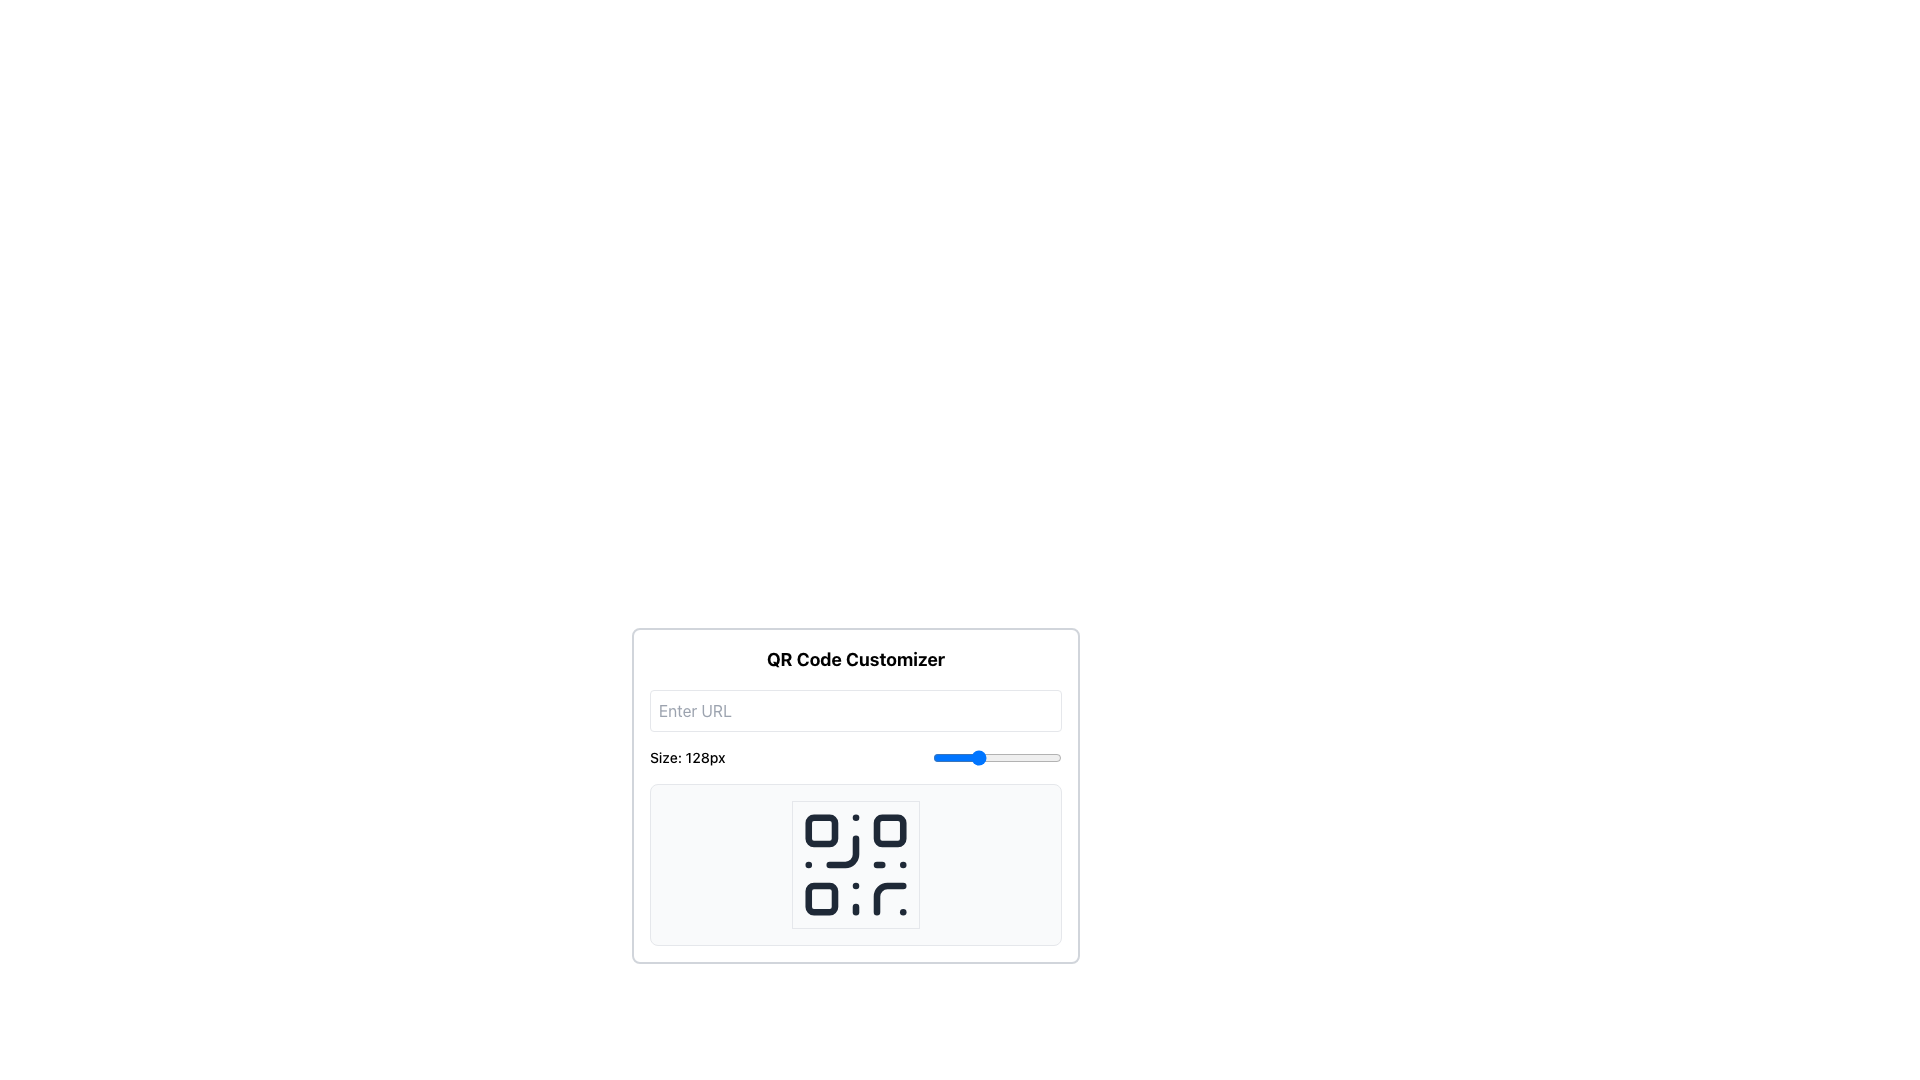 The height and width of the screenshot is (1080, 1920). Describe the element at coordinates (889, 830) in the screenshot. I see `the second square block in the top row of the QR code, which is located to the right of another similar square block` at that location.